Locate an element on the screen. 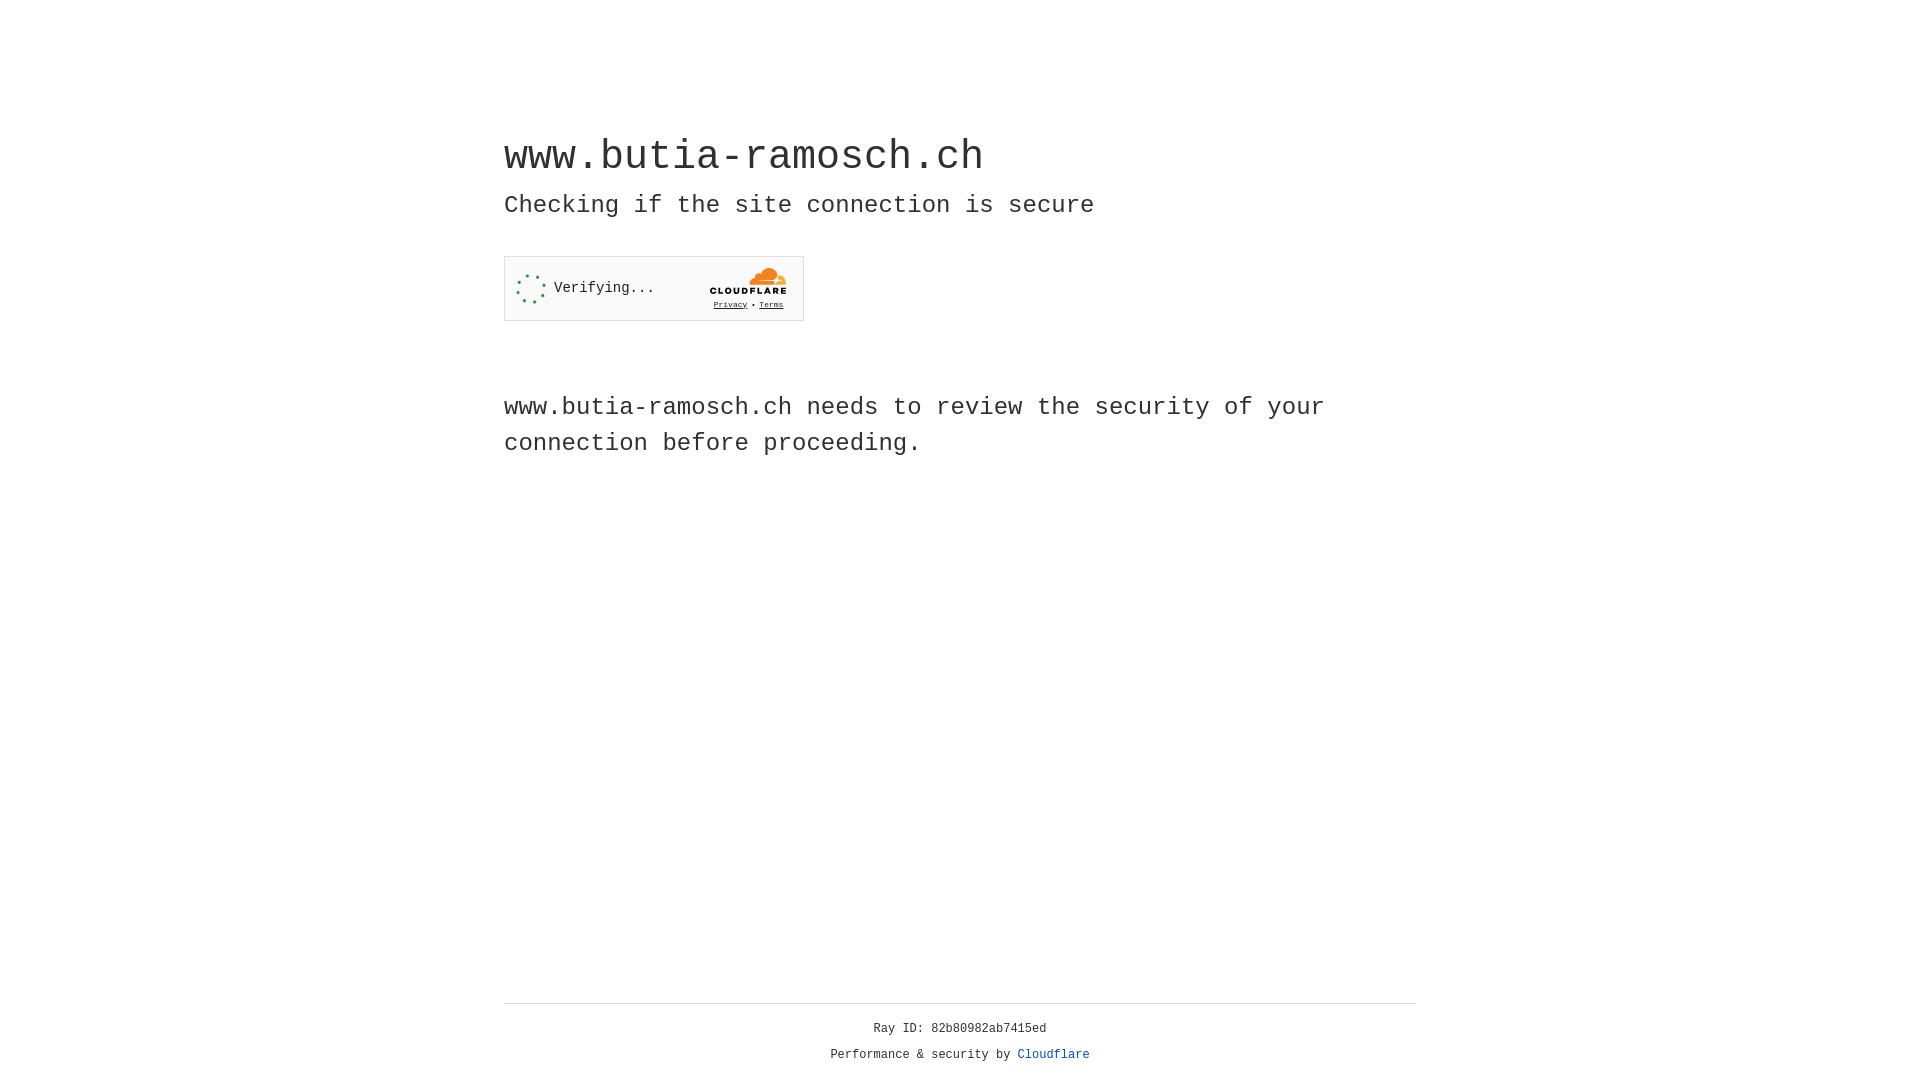  'Cloudflare' is located at coordinates (1053, 1054).